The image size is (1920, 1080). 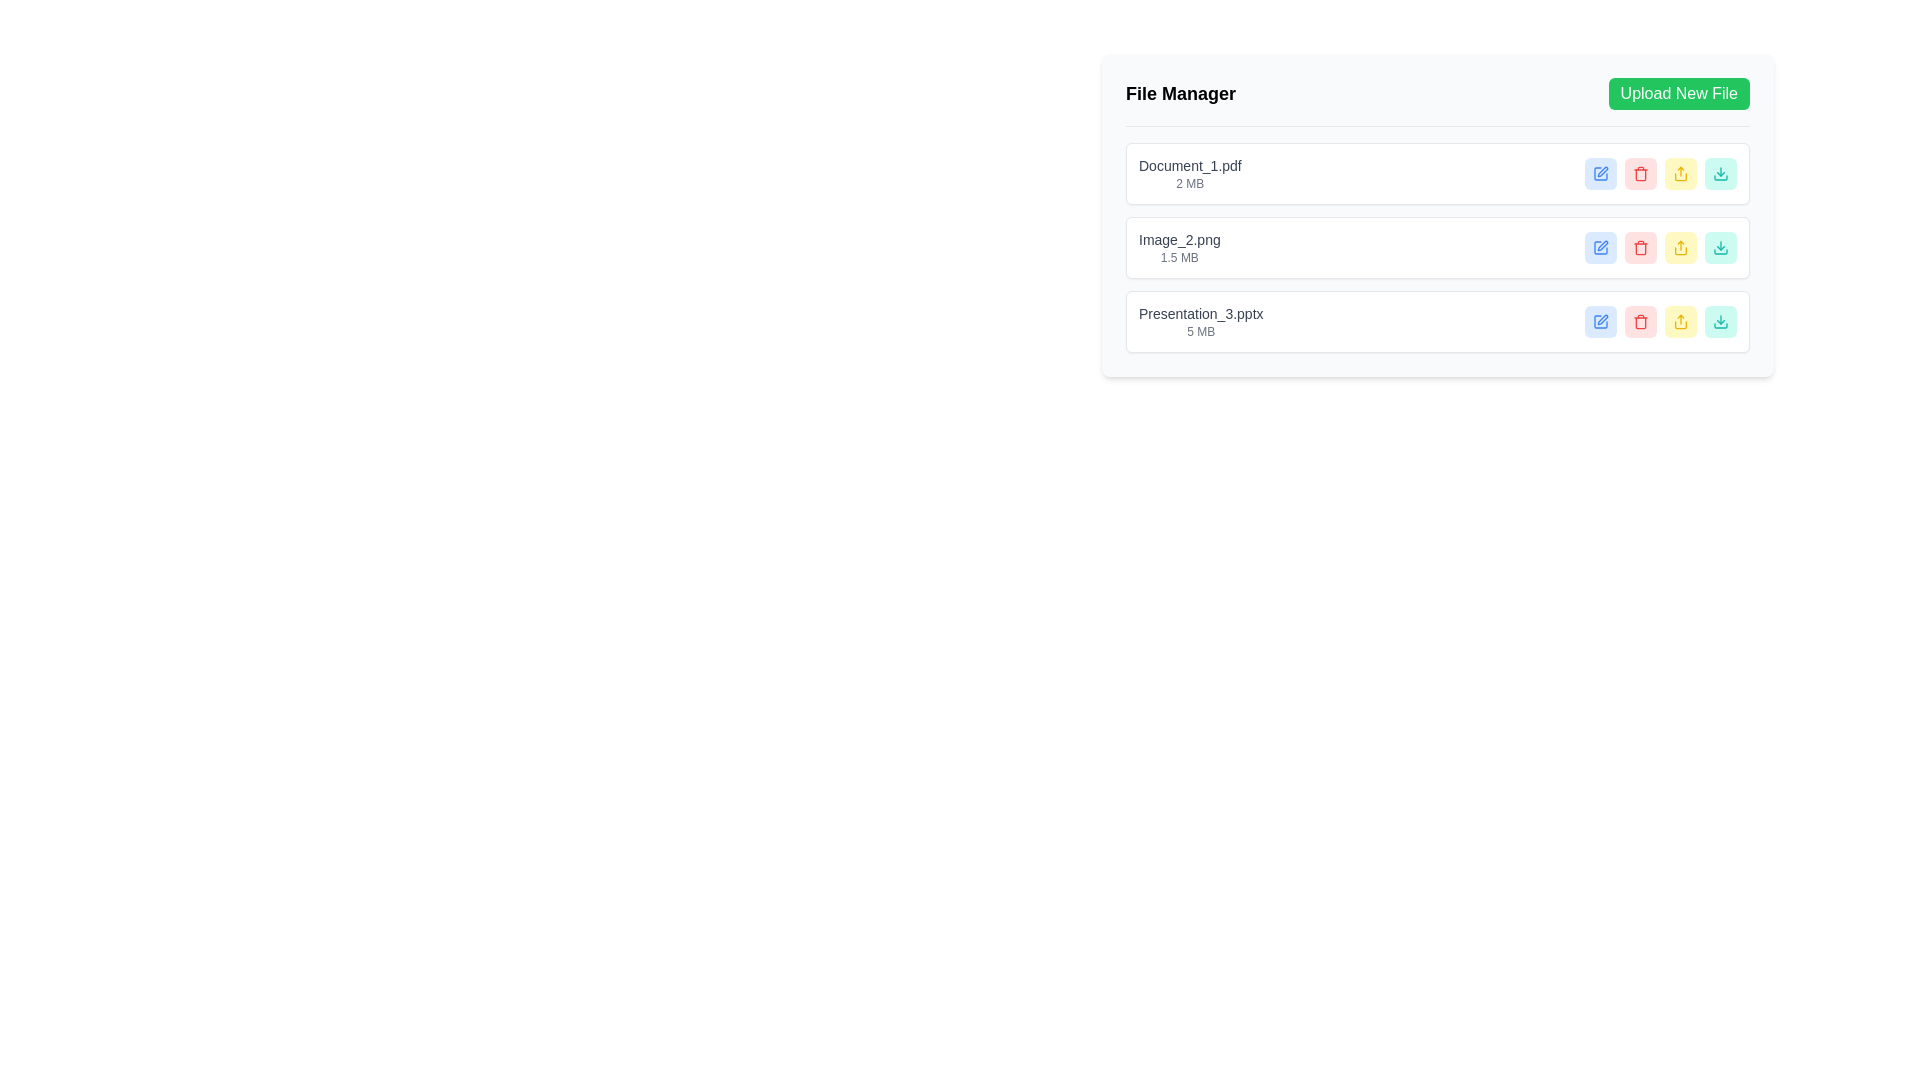 I want to click on text from the Text Label displaying 'Document_1.pdf', which is located at the top-left corner of the file management interface, so click(x=1190, y=164).